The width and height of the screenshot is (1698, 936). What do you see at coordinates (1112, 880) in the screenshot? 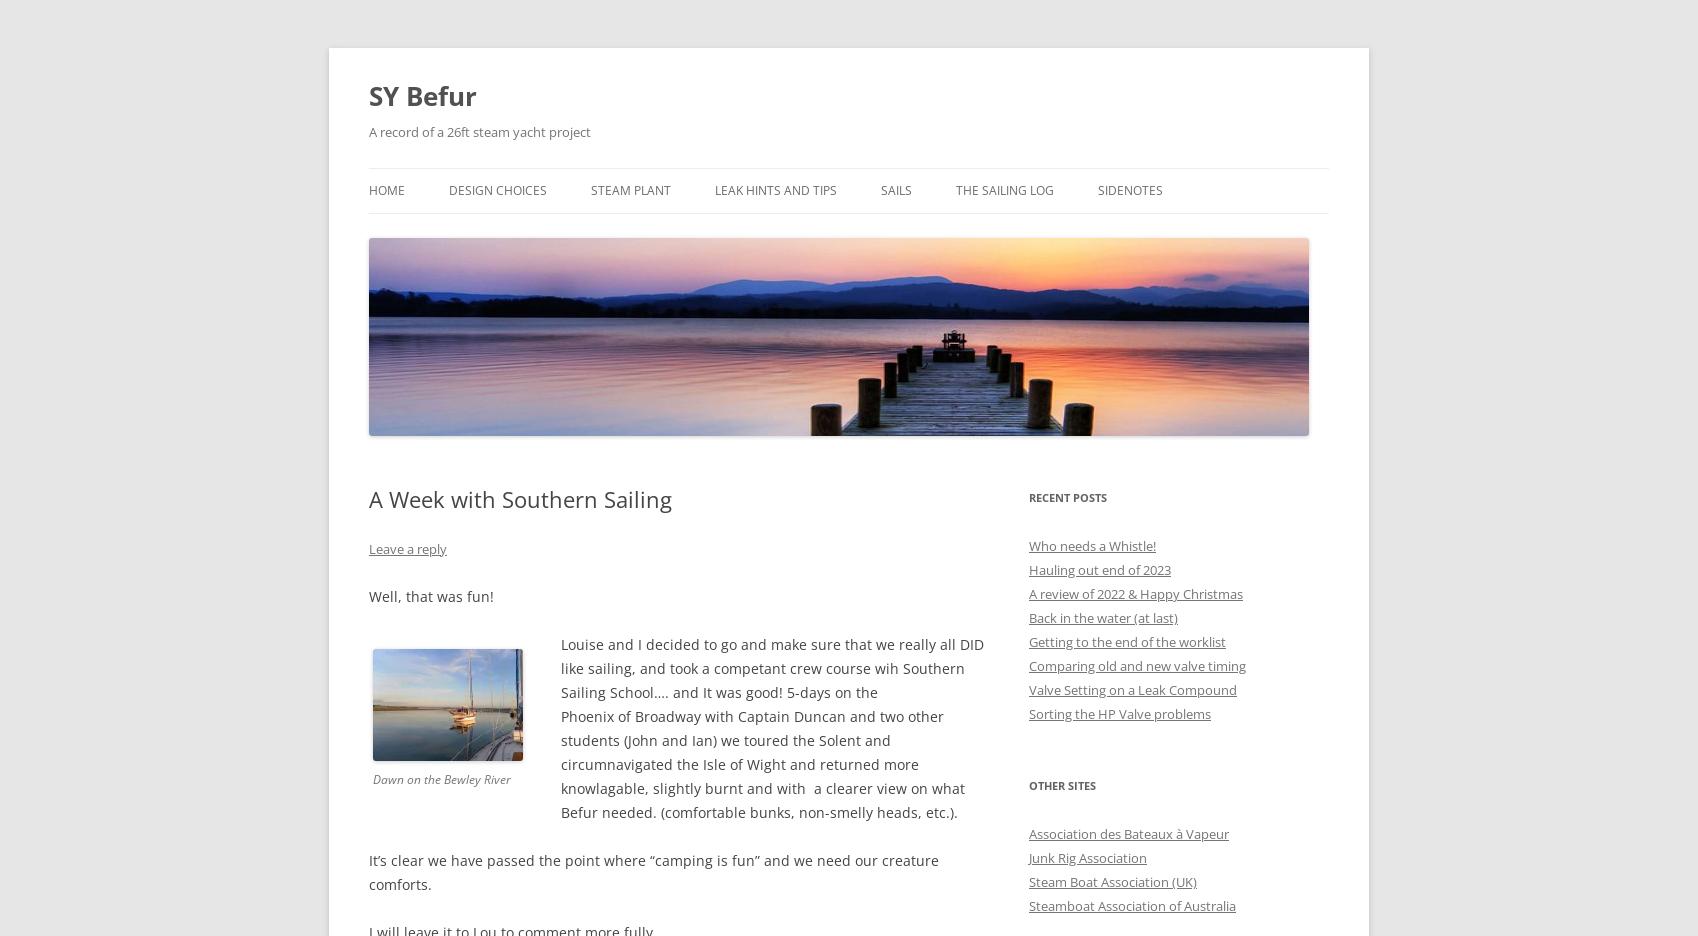
I see `'Steam Boat Association (UK)'` at bounding box center [1112, 880].